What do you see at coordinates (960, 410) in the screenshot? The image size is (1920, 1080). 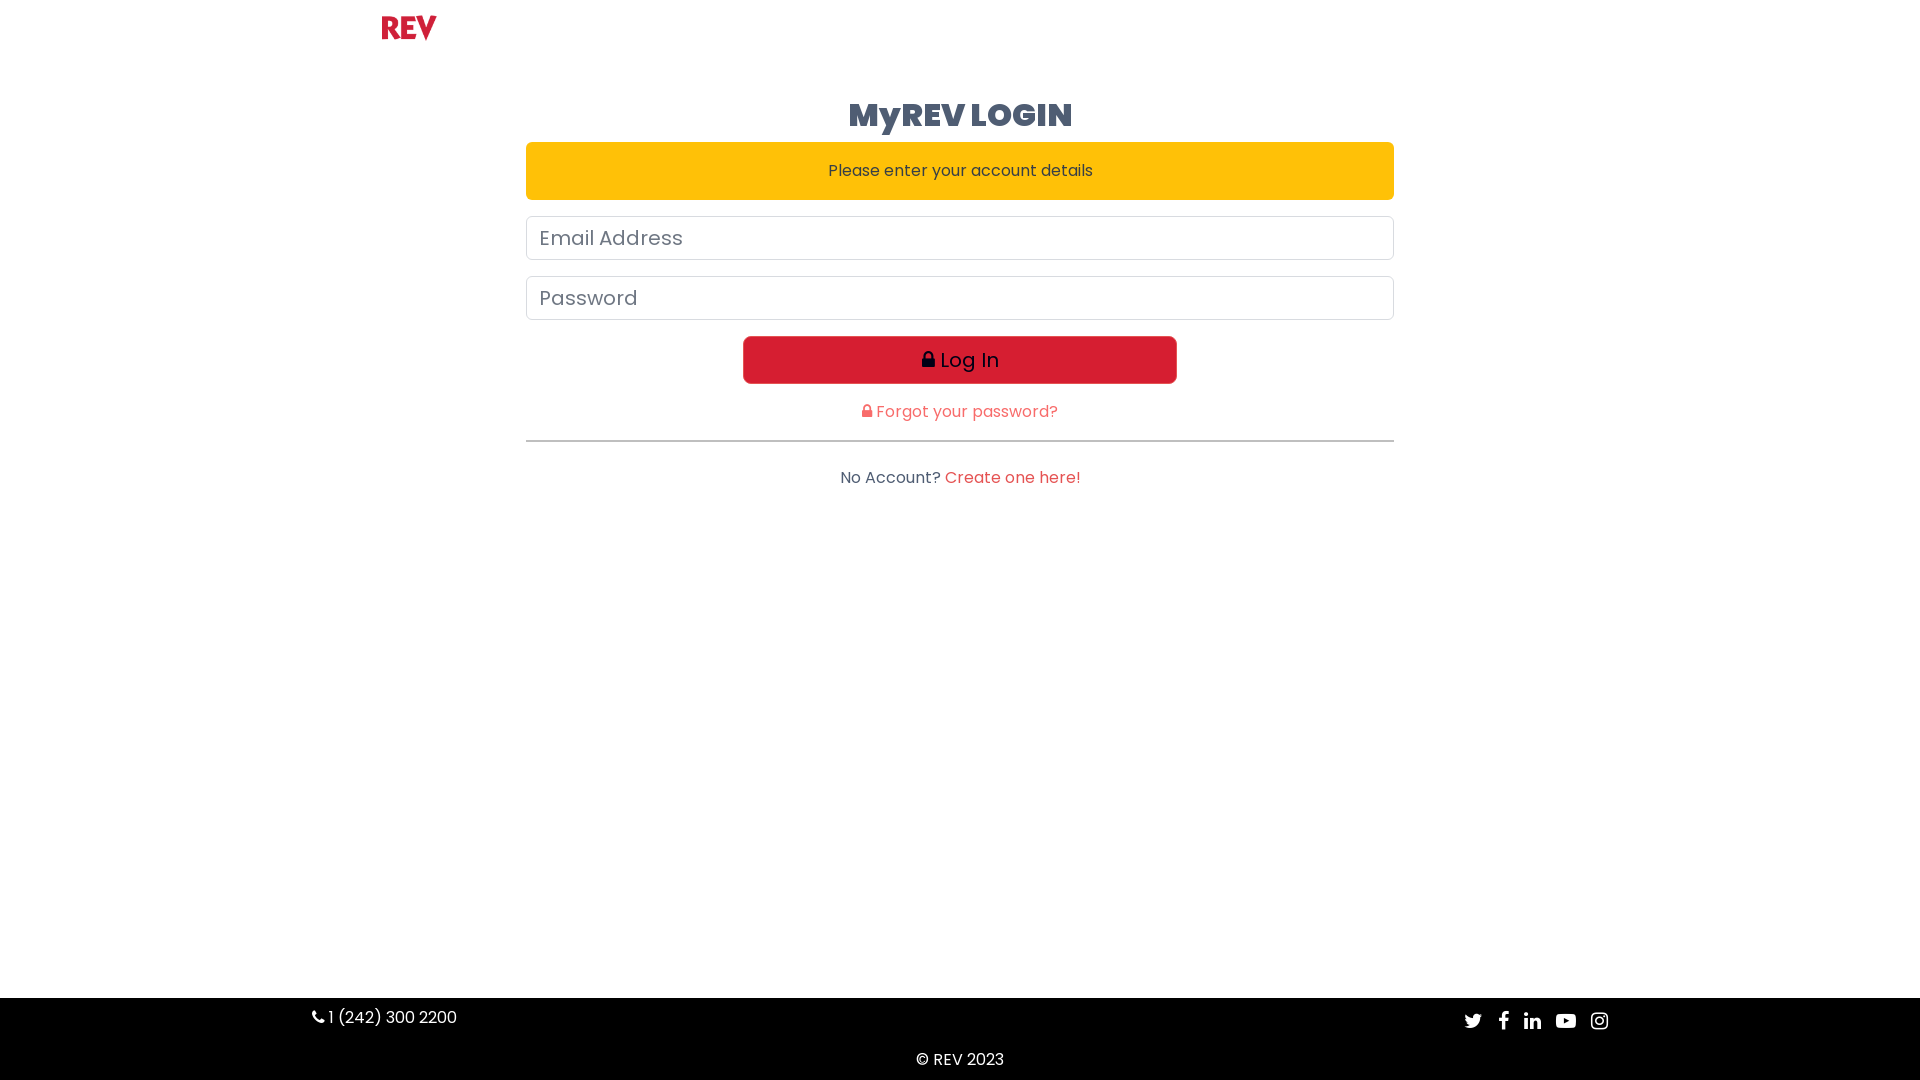 I see `'Forgot your password?'` at bounding box center [960, 410].